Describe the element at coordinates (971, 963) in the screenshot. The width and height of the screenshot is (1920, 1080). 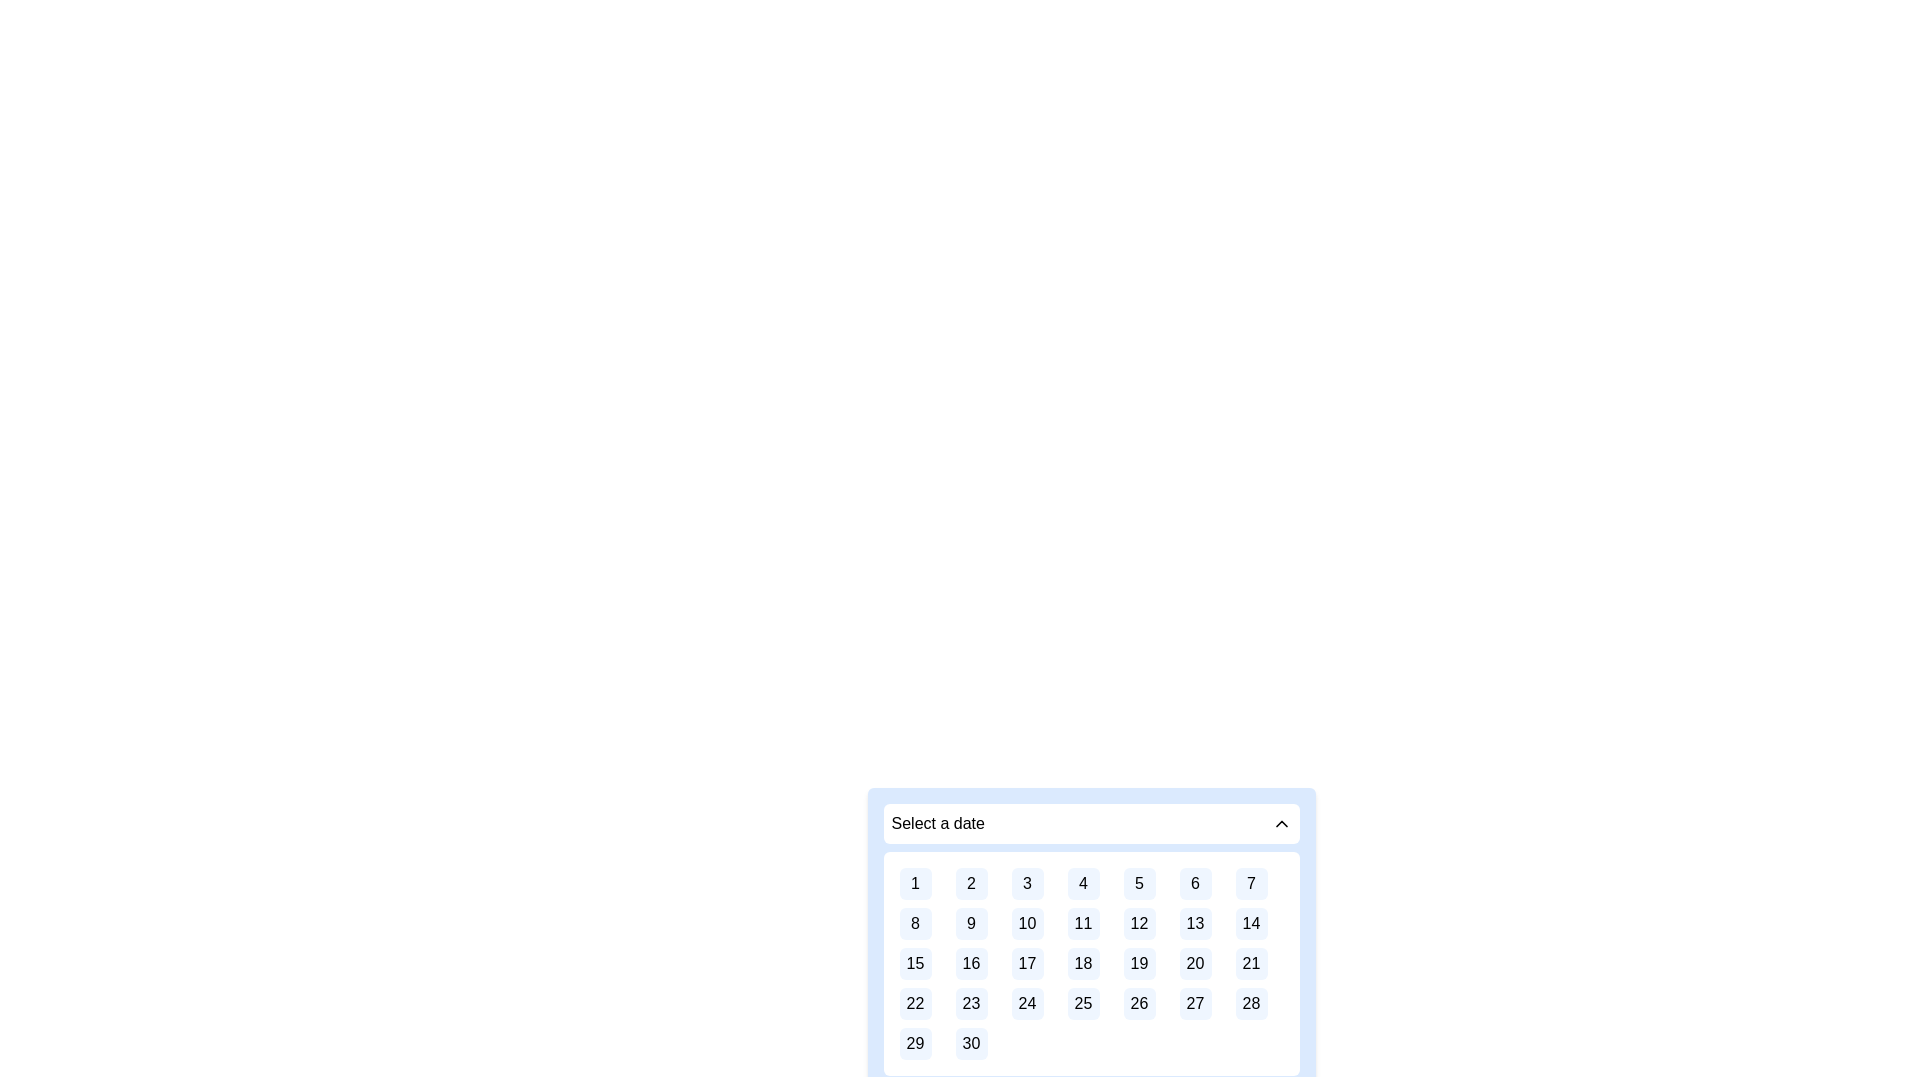
I see `the date selection button representing the date '16' in the calendar interface` at that location.